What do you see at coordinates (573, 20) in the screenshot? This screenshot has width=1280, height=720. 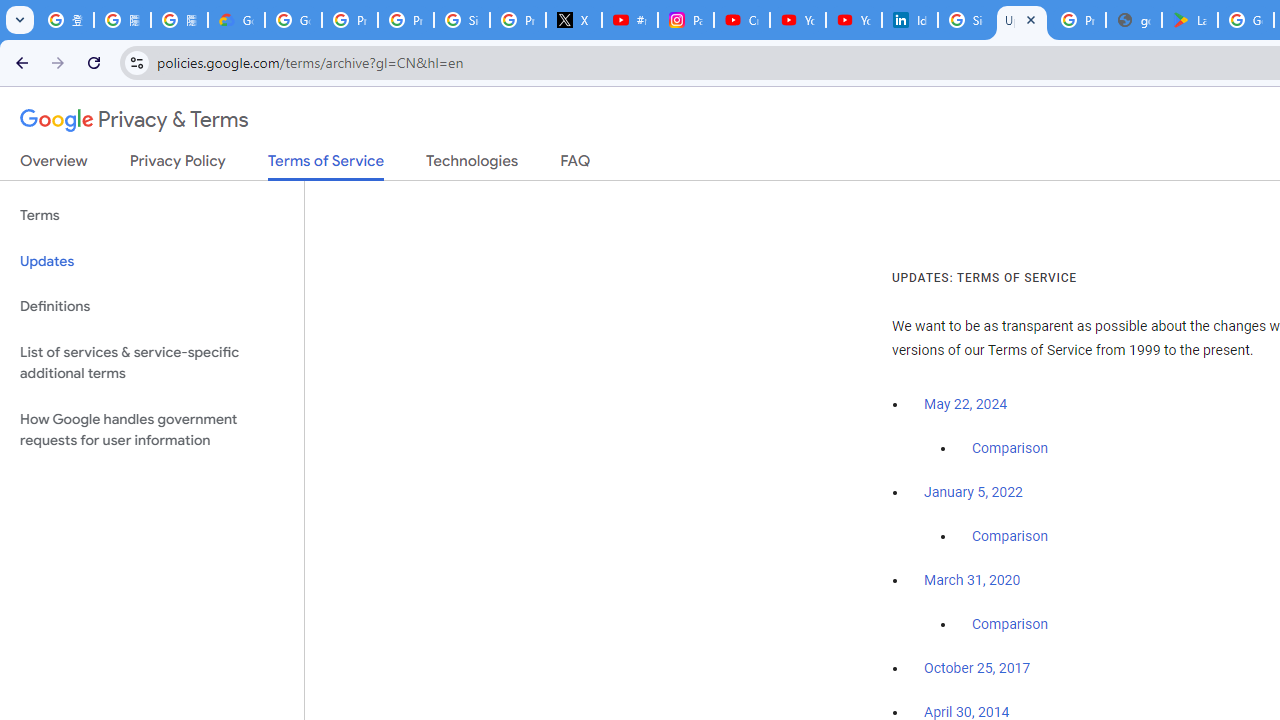 I see `'X'` at bounding box center [573, 20].